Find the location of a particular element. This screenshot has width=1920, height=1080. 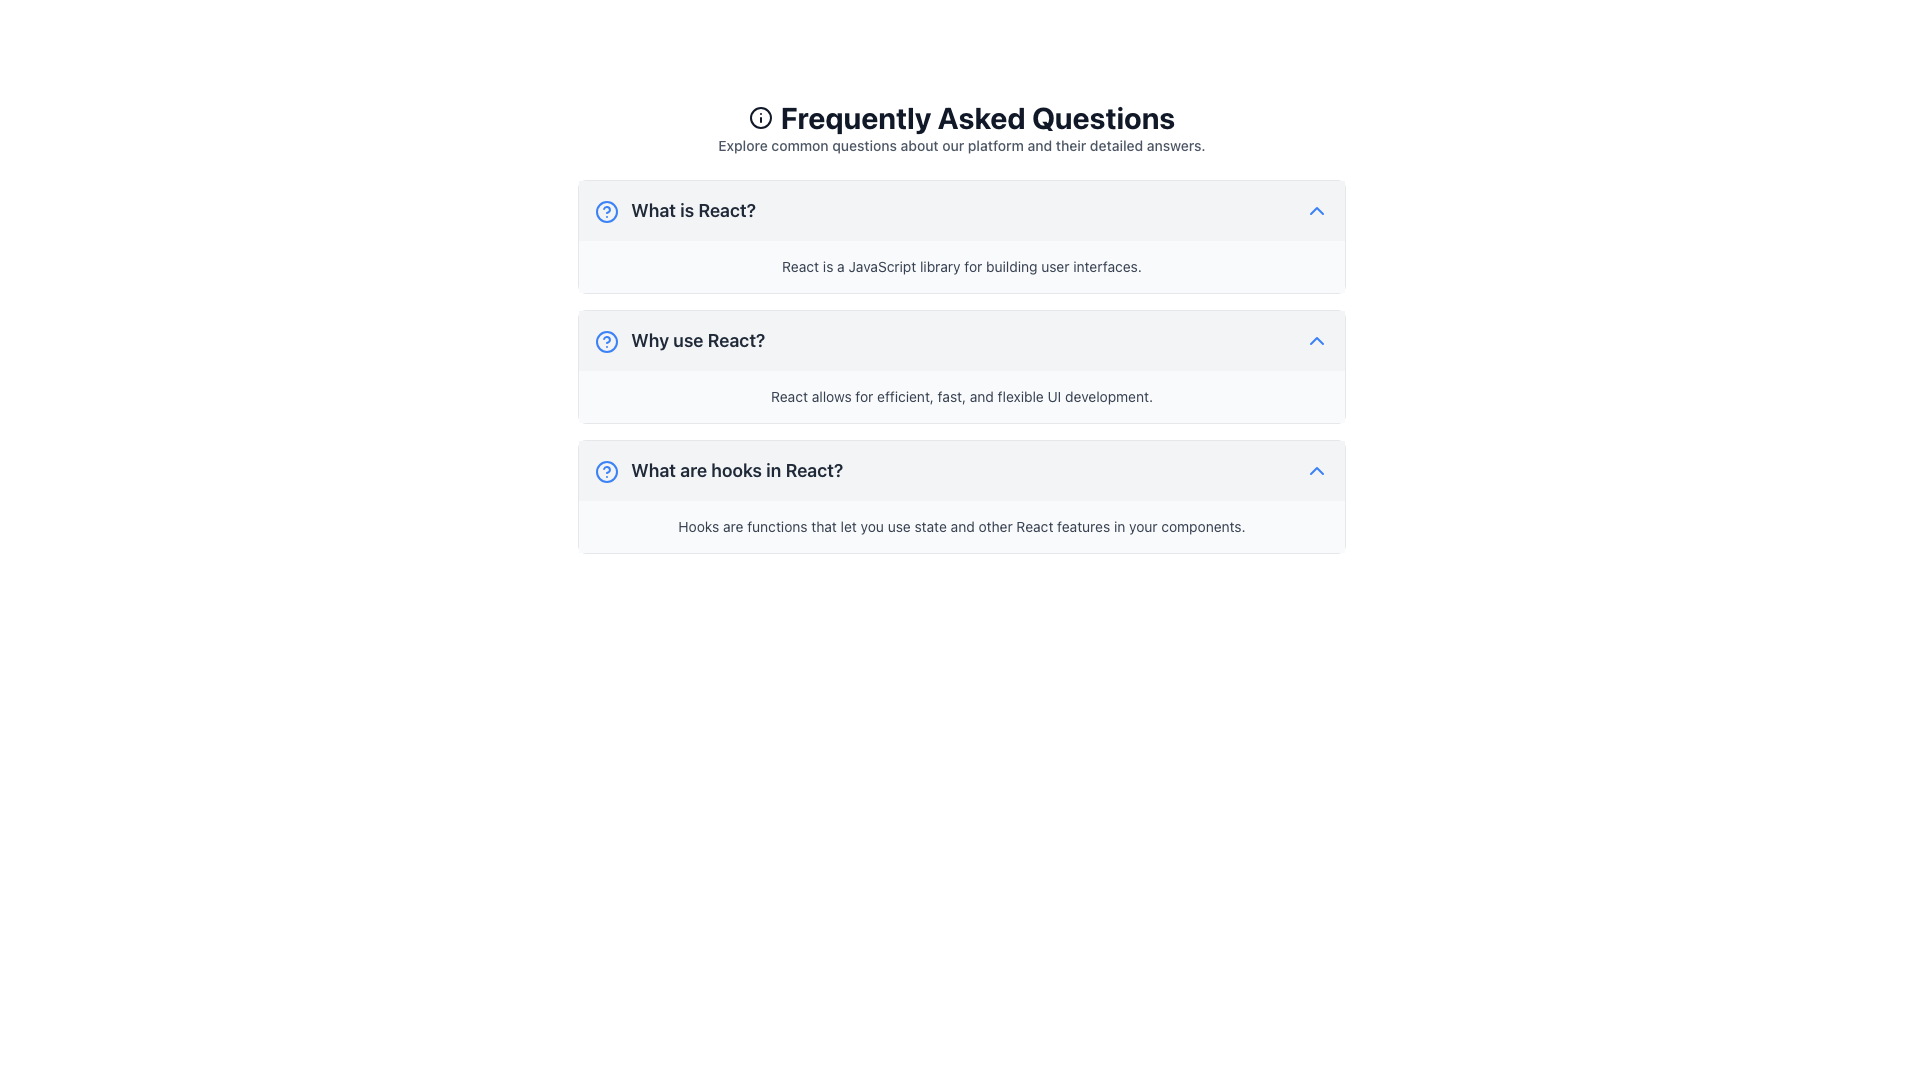

the Chevron Up icon that collapses the expanded FAQ section for 'What are hooks in React?' is located at coordinates (1316, 470).